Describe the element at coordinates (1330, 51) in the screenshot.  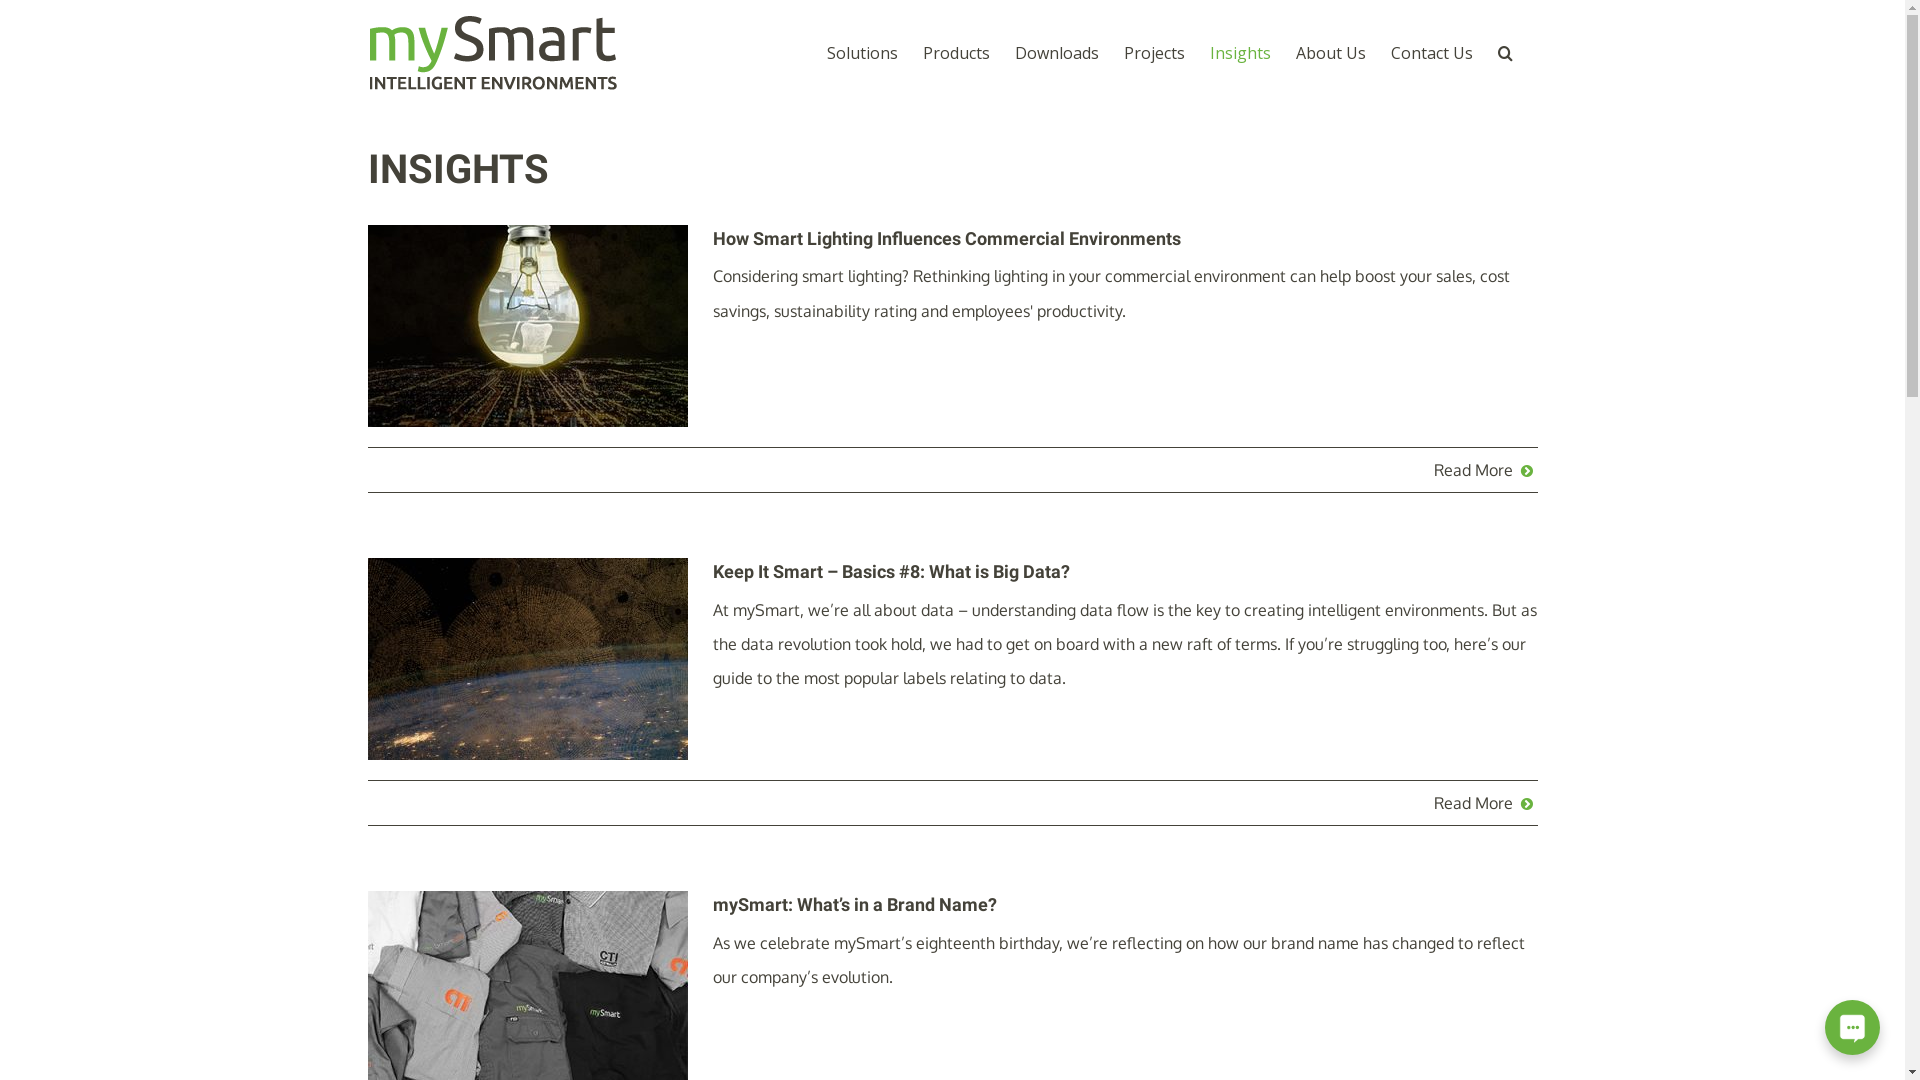
I see `'About Us'` at that location.